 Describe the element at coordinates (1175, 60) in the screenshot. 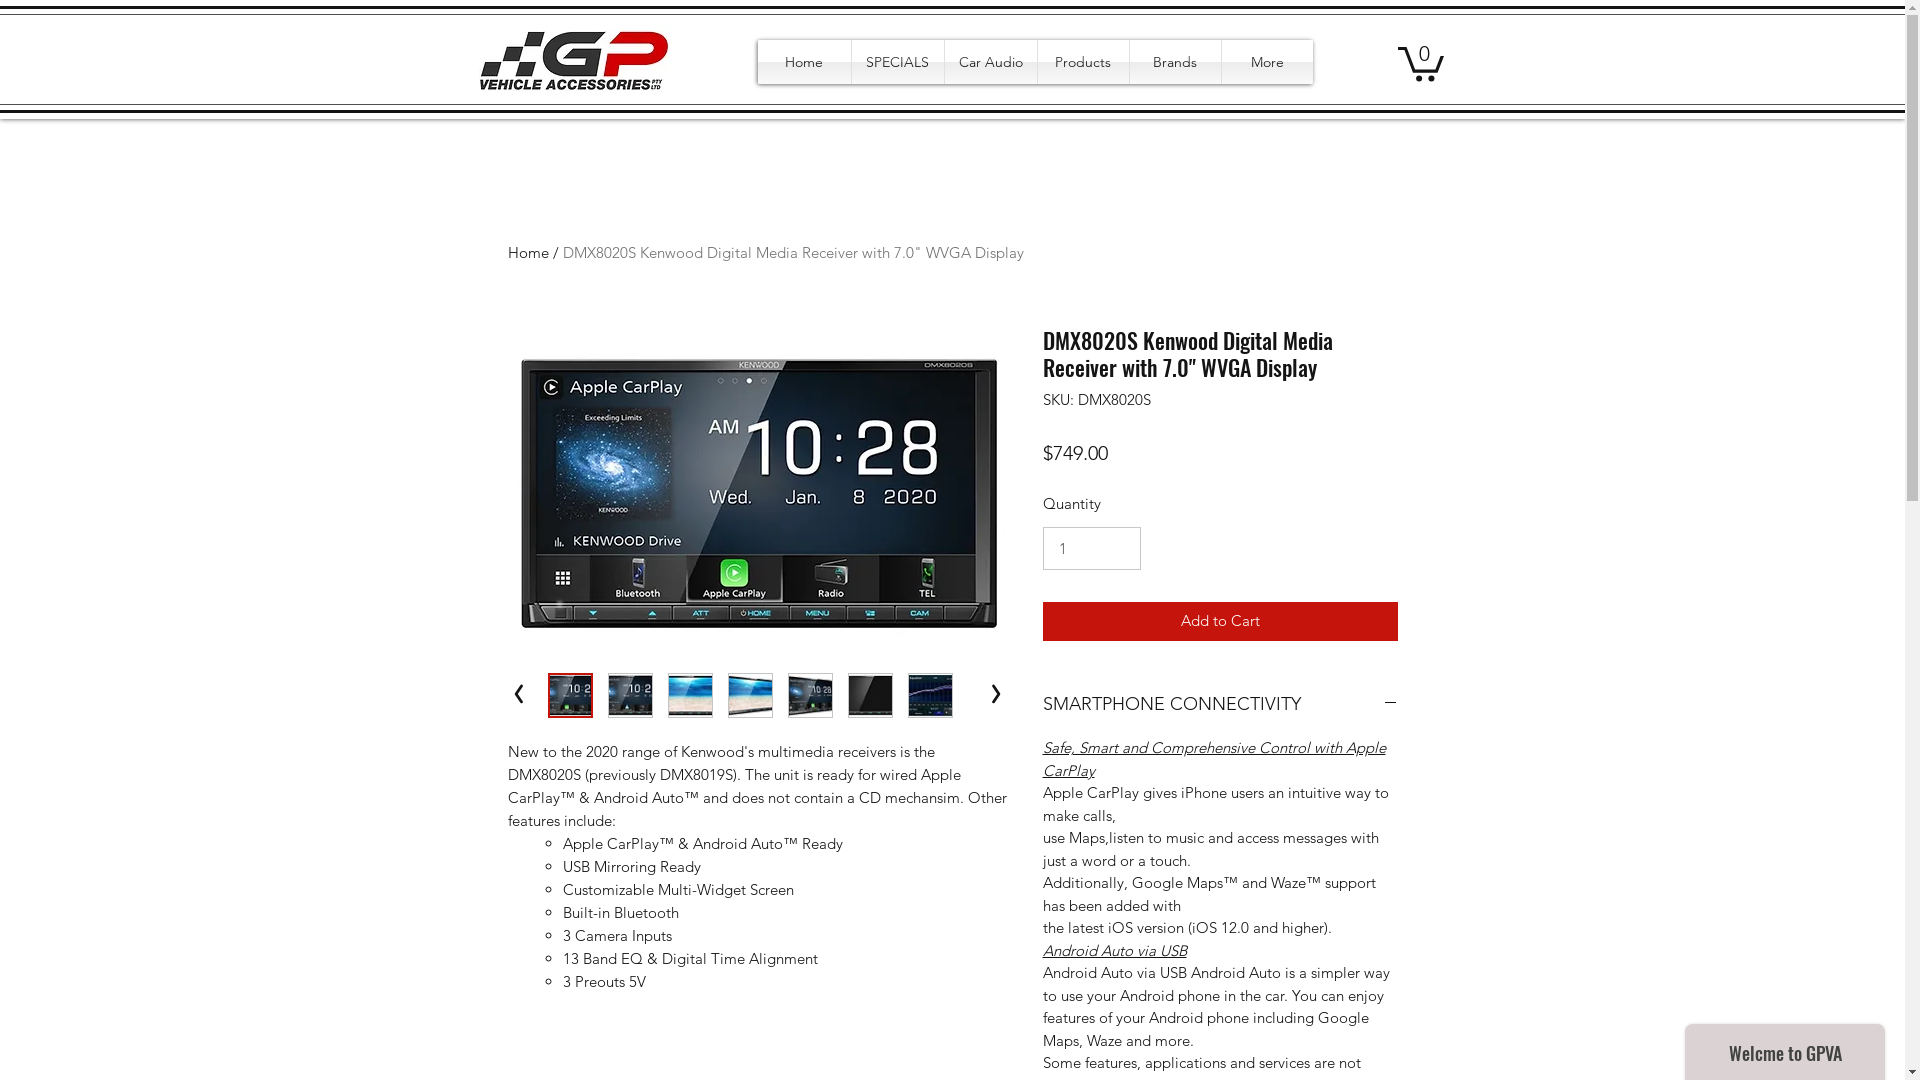

I see `'Brands'` at that location.